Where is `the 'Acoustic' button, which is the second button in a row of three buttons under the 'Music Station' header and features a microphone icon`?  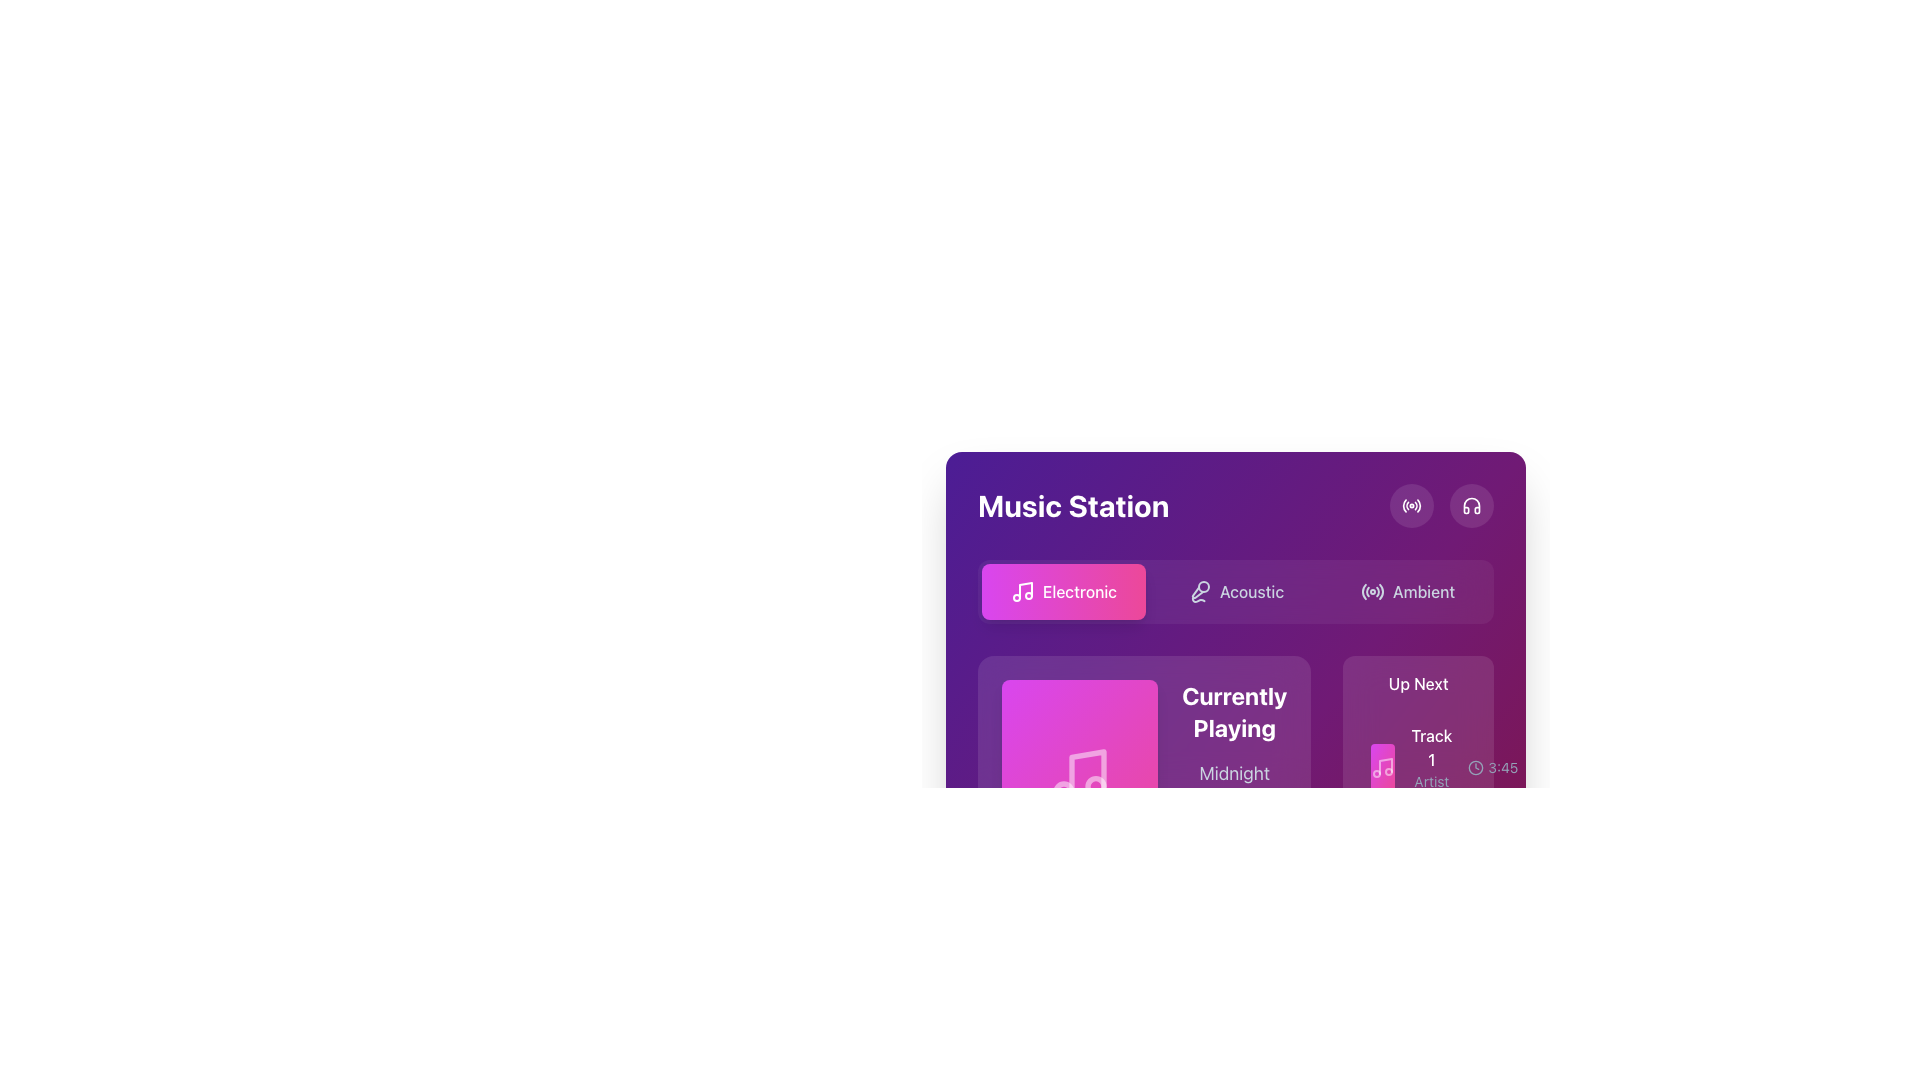 the 'Acoustic' button, which is the second button in a row of three buttons under the 'Music Station' header and features a microphone icon is located at coordinates (1235, 590).